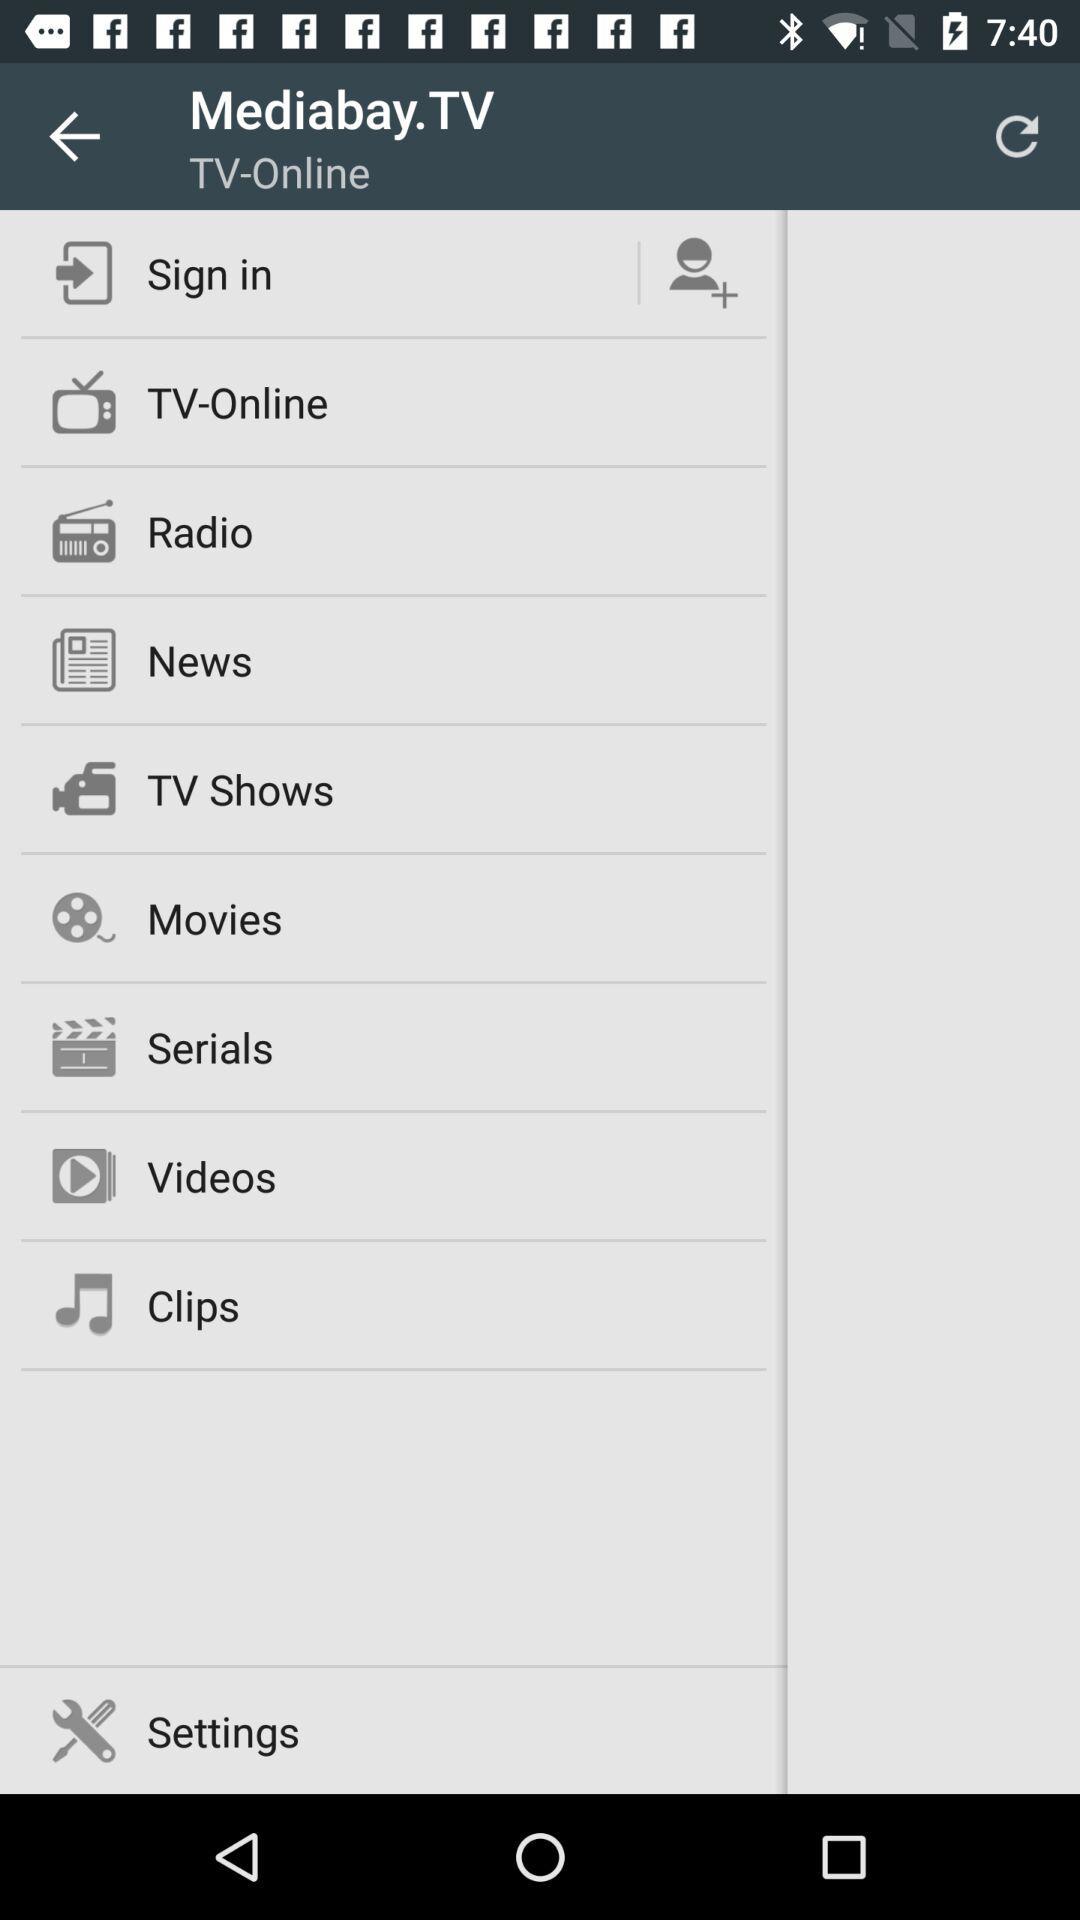  What do you see at coordinates (239, 787) in the screenshot?
I see `tv shows icon` at bounding box center [239, 787].